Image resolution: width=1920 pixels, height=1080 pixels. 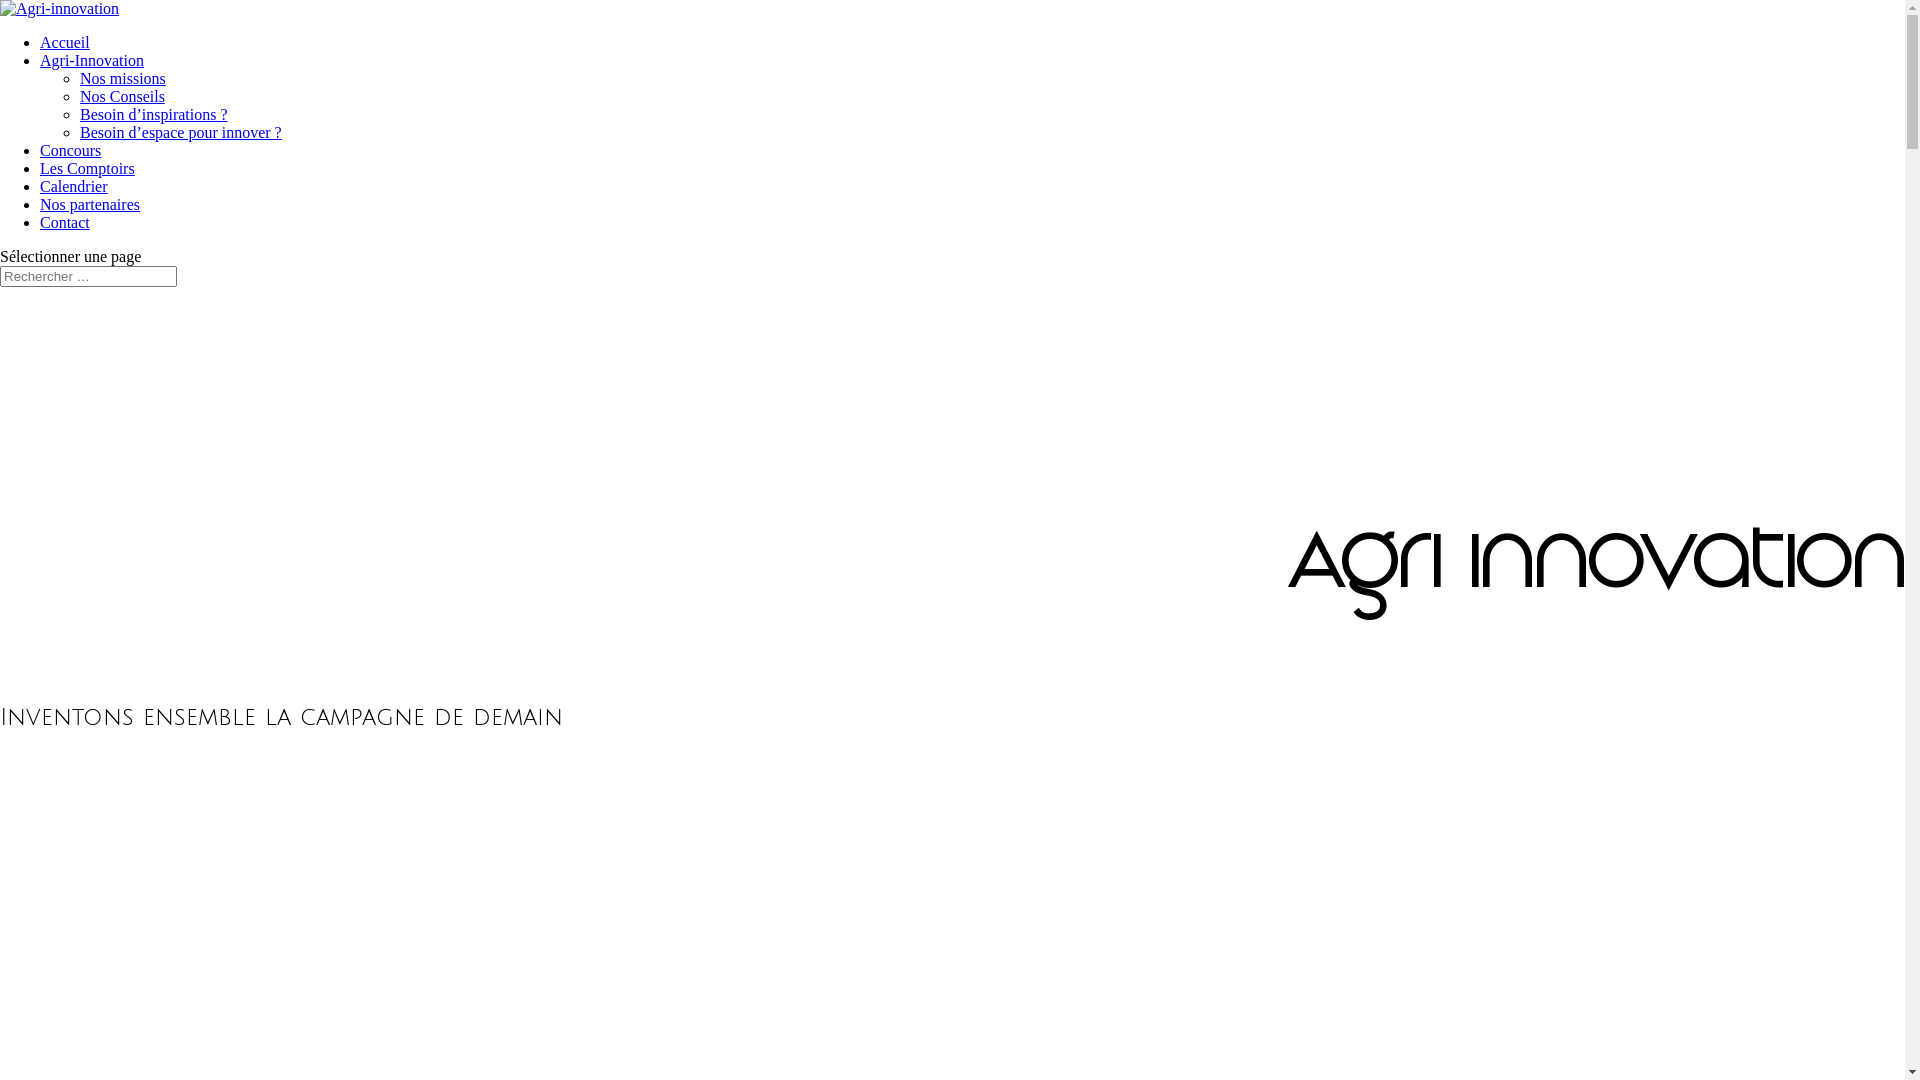 I want to click on 'Nos partenaires', so click(x=89, y=204).